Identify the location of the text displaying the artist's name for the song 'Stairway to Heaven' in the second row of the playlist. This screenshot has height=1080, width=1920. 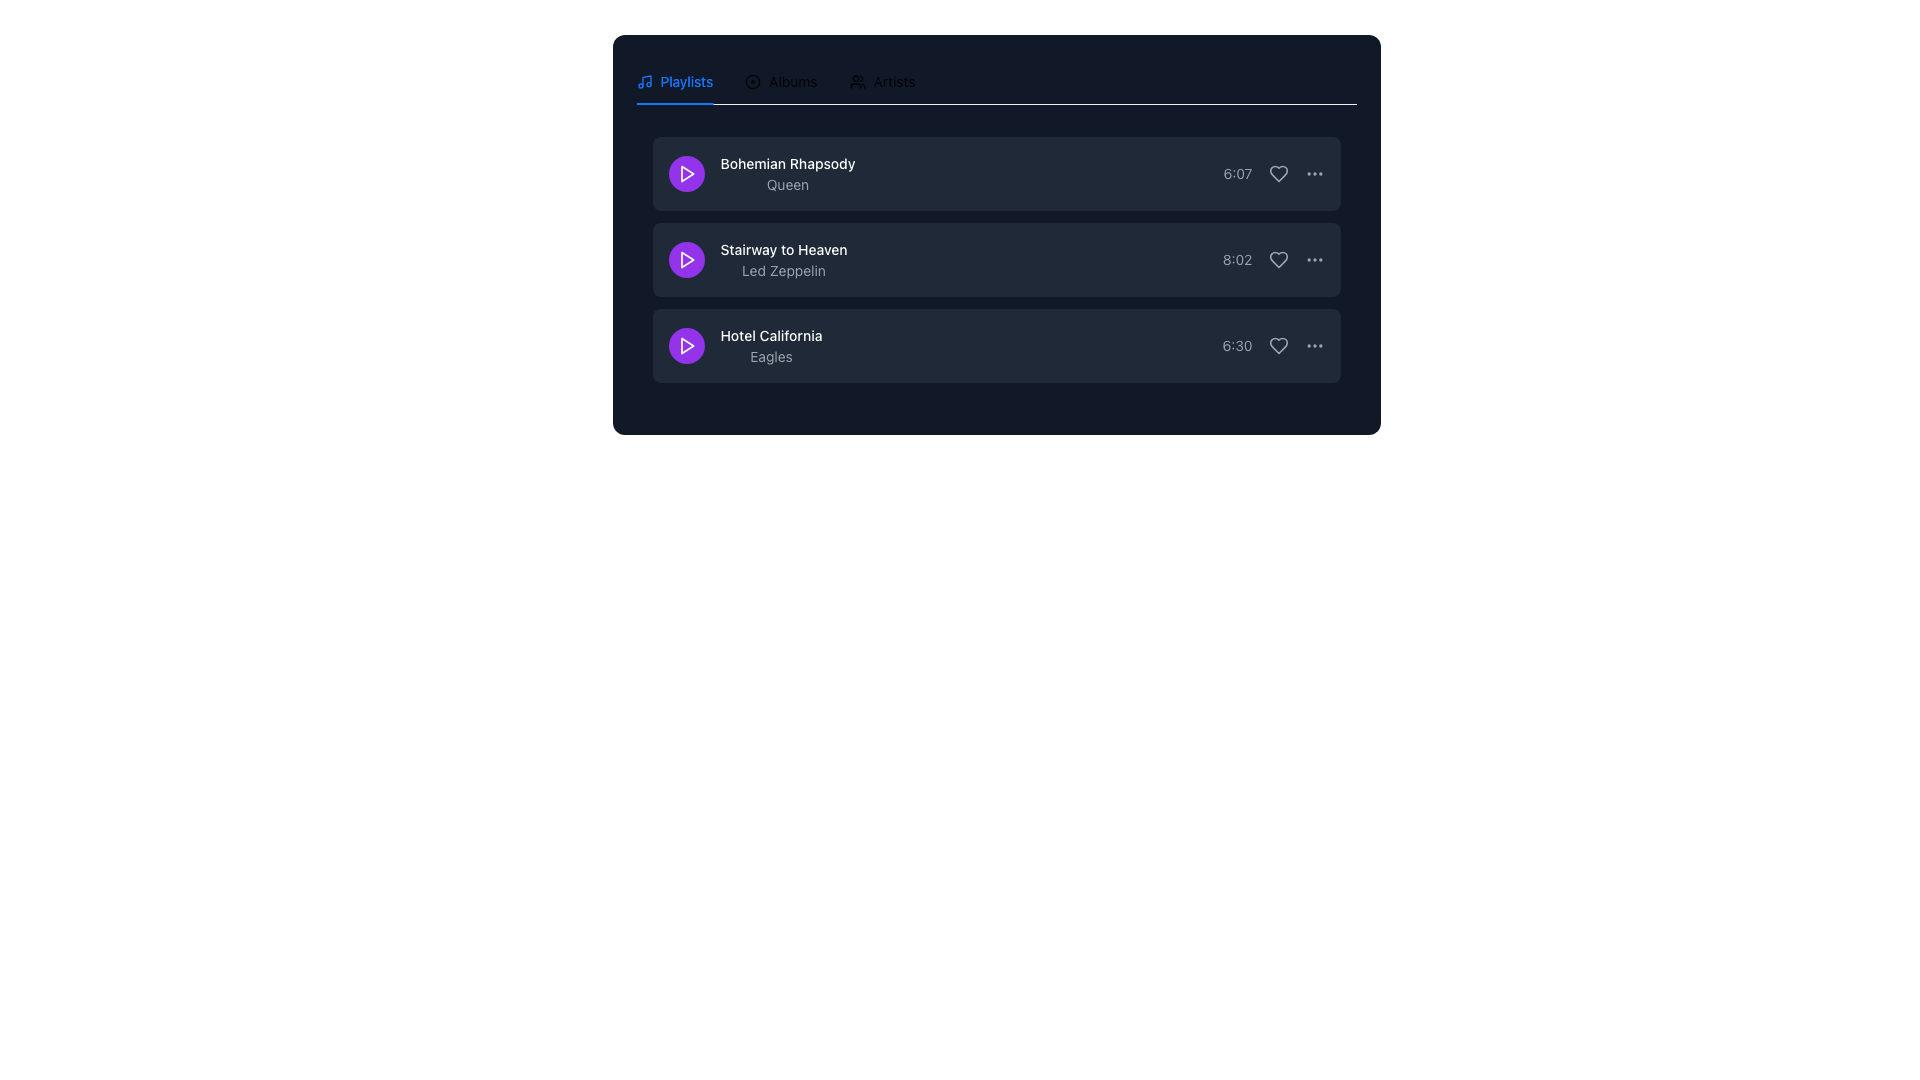
(782, 270).